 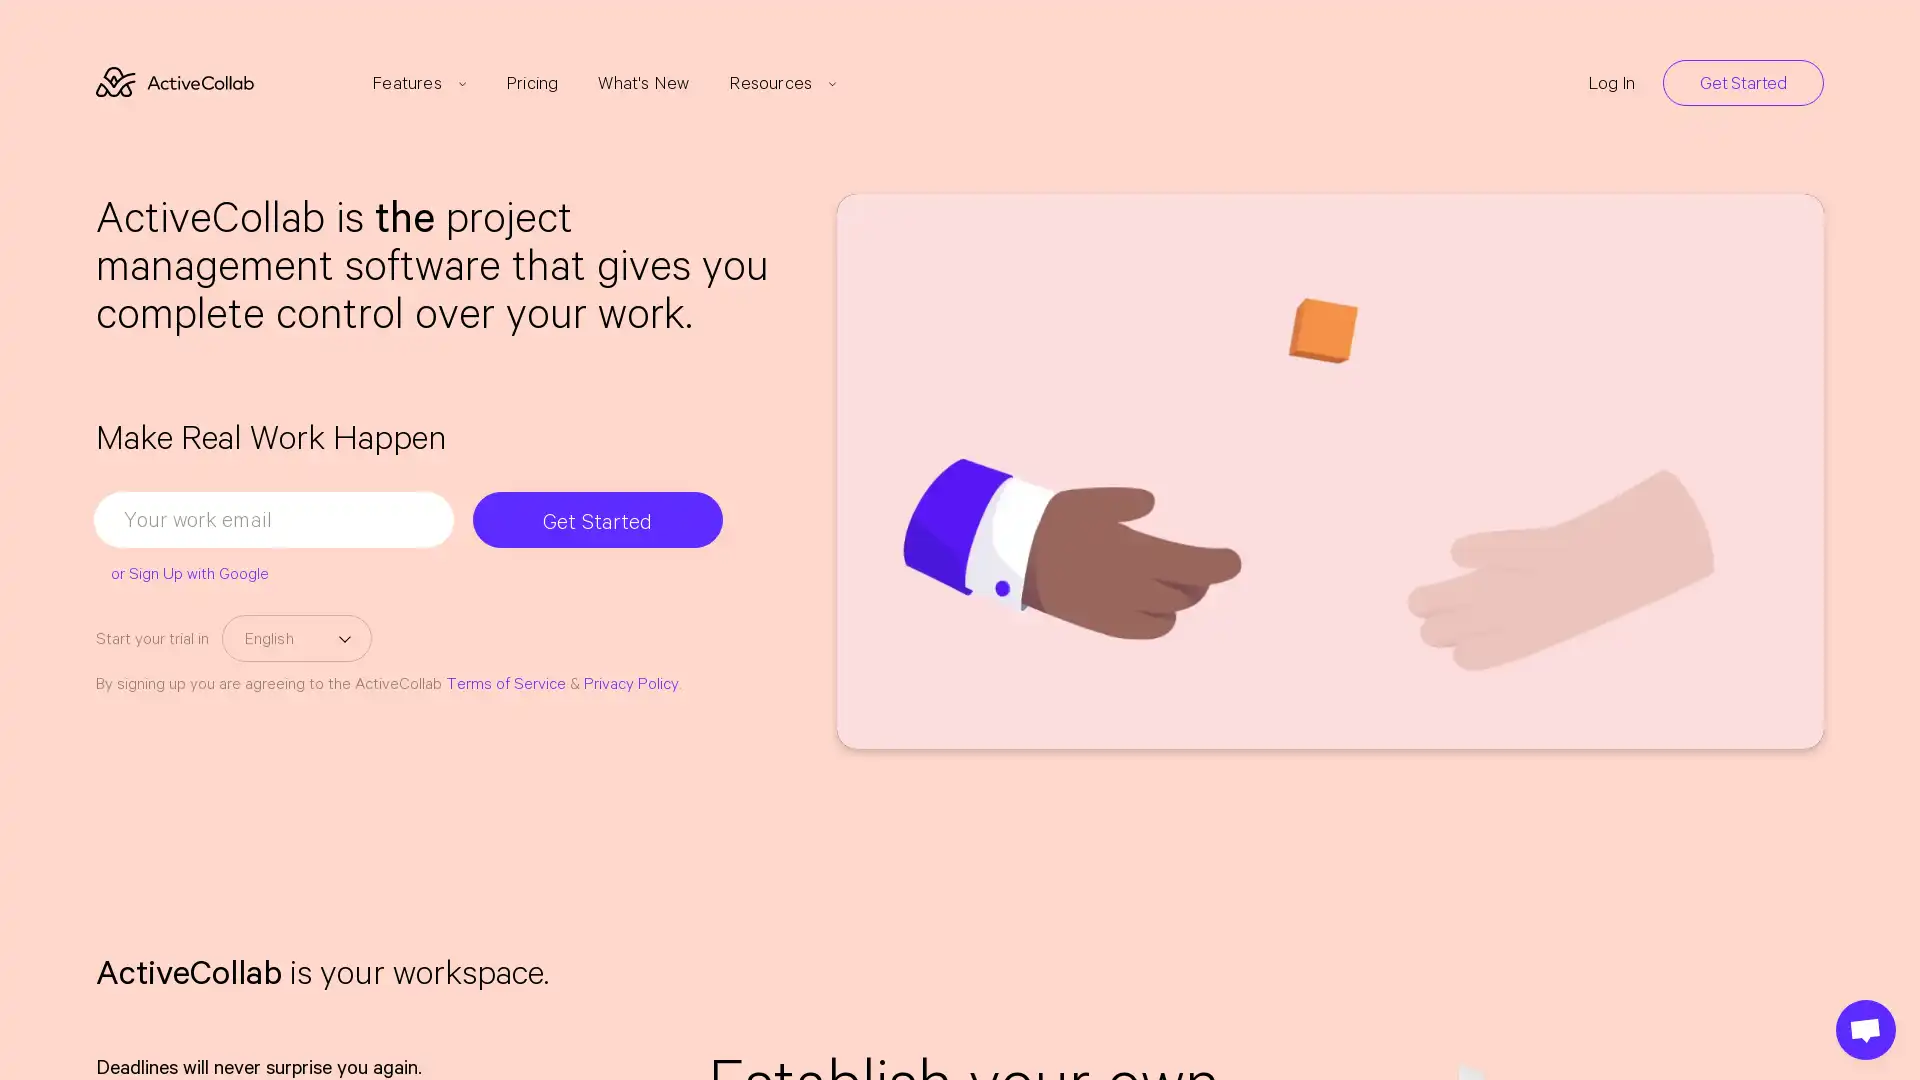 I want to click on Get Started, so click(x=595, y=519).